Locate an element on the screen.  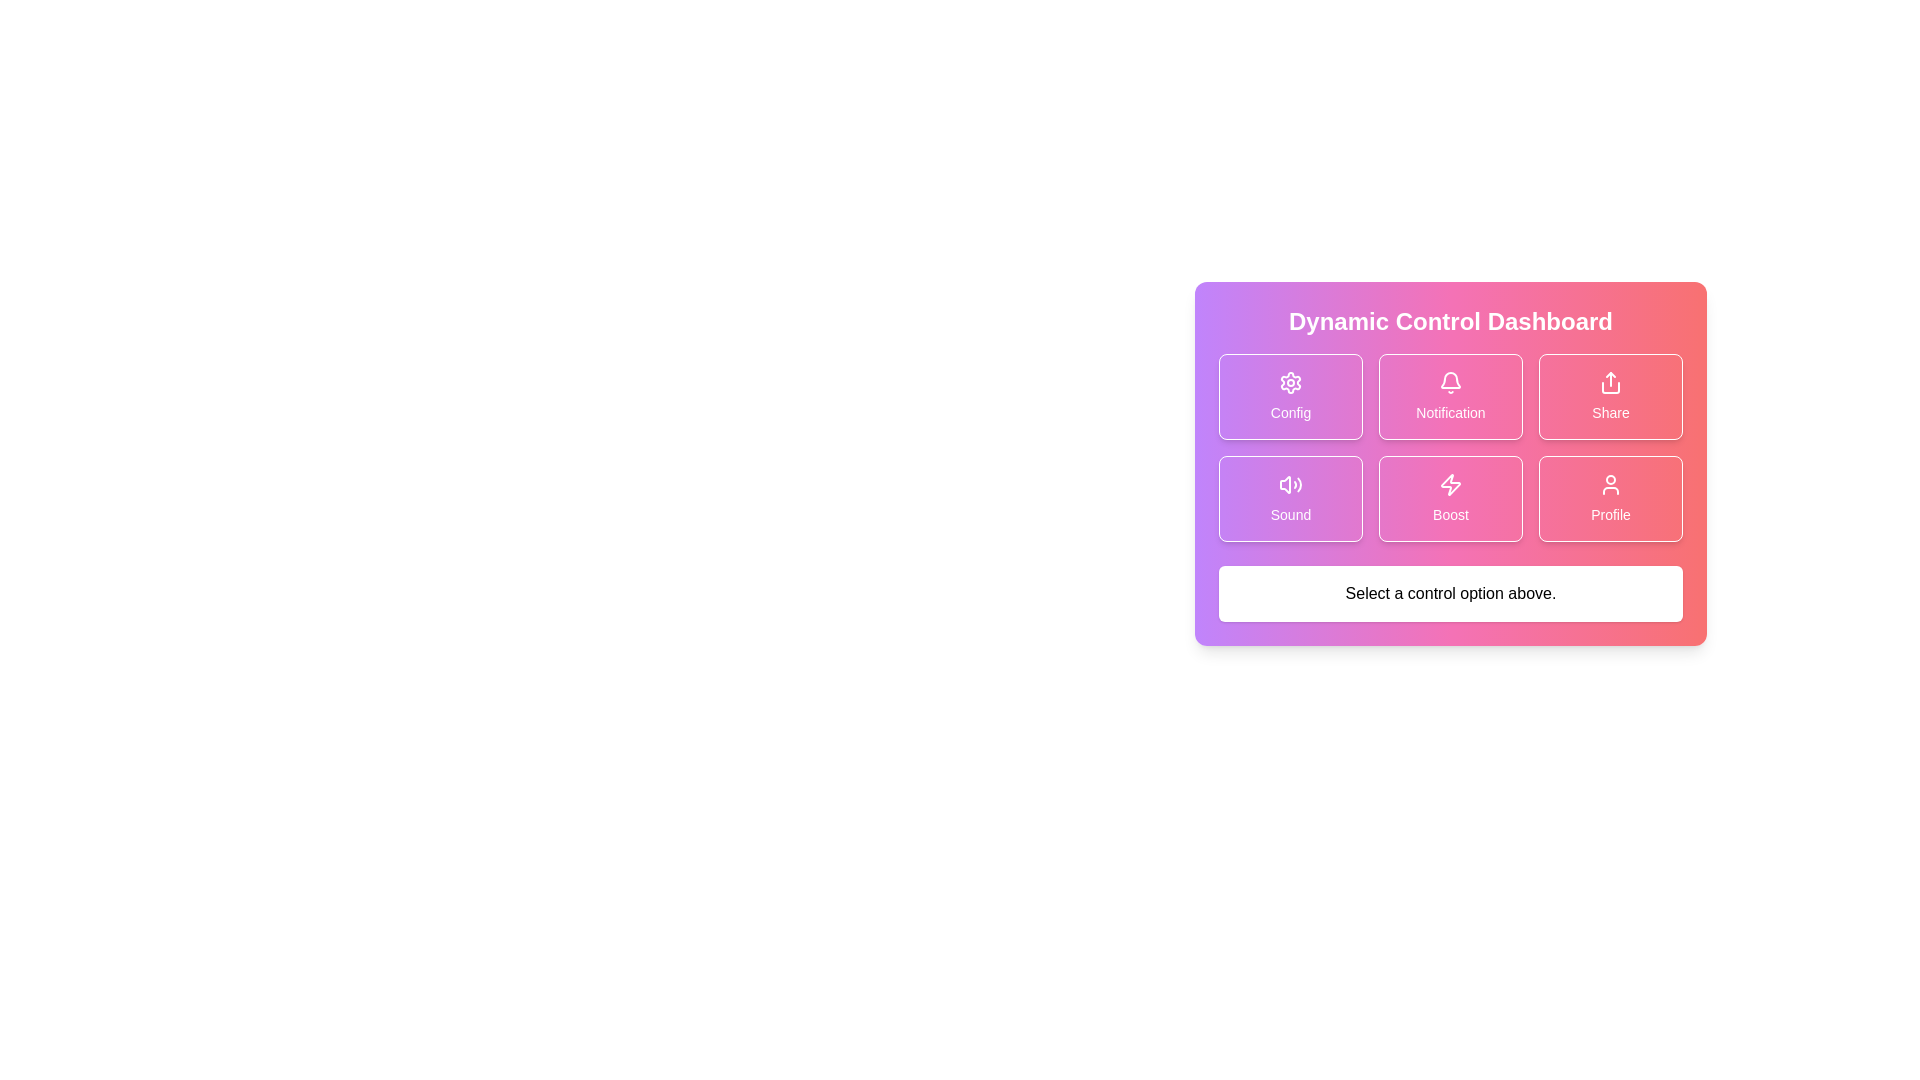
the text label displaying 'Notification' in white color, located below the notification bell icon on the card in the top-right quadrant of the central control dashboard is located at coordinates (1450, 411).